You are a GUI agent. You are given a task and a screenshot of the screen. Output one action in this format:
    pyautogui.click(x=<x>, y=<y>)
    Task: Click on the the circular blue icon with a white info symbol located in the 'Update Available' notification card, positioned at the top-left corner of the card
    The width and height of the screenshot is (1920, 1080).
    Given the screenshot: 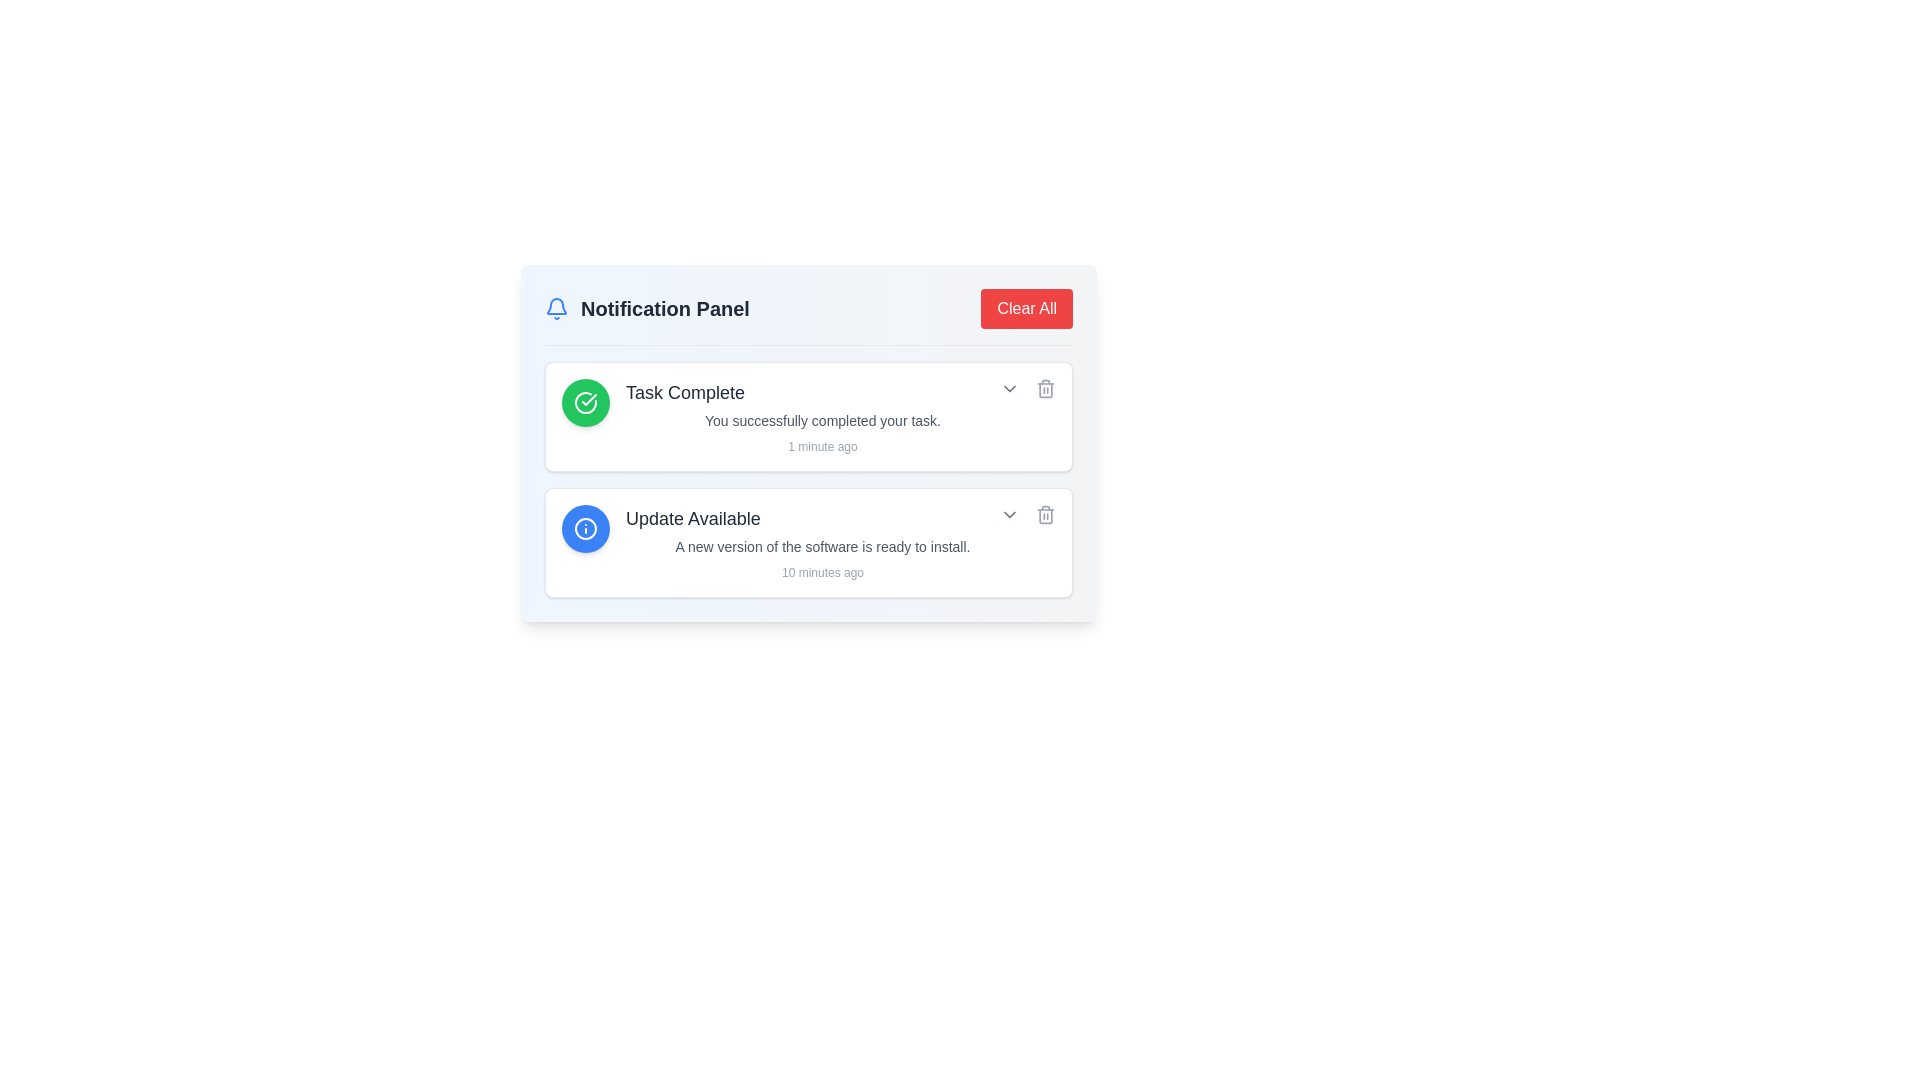 What is the action you would take?
    pyautogui.click(x=584, y=527)
    